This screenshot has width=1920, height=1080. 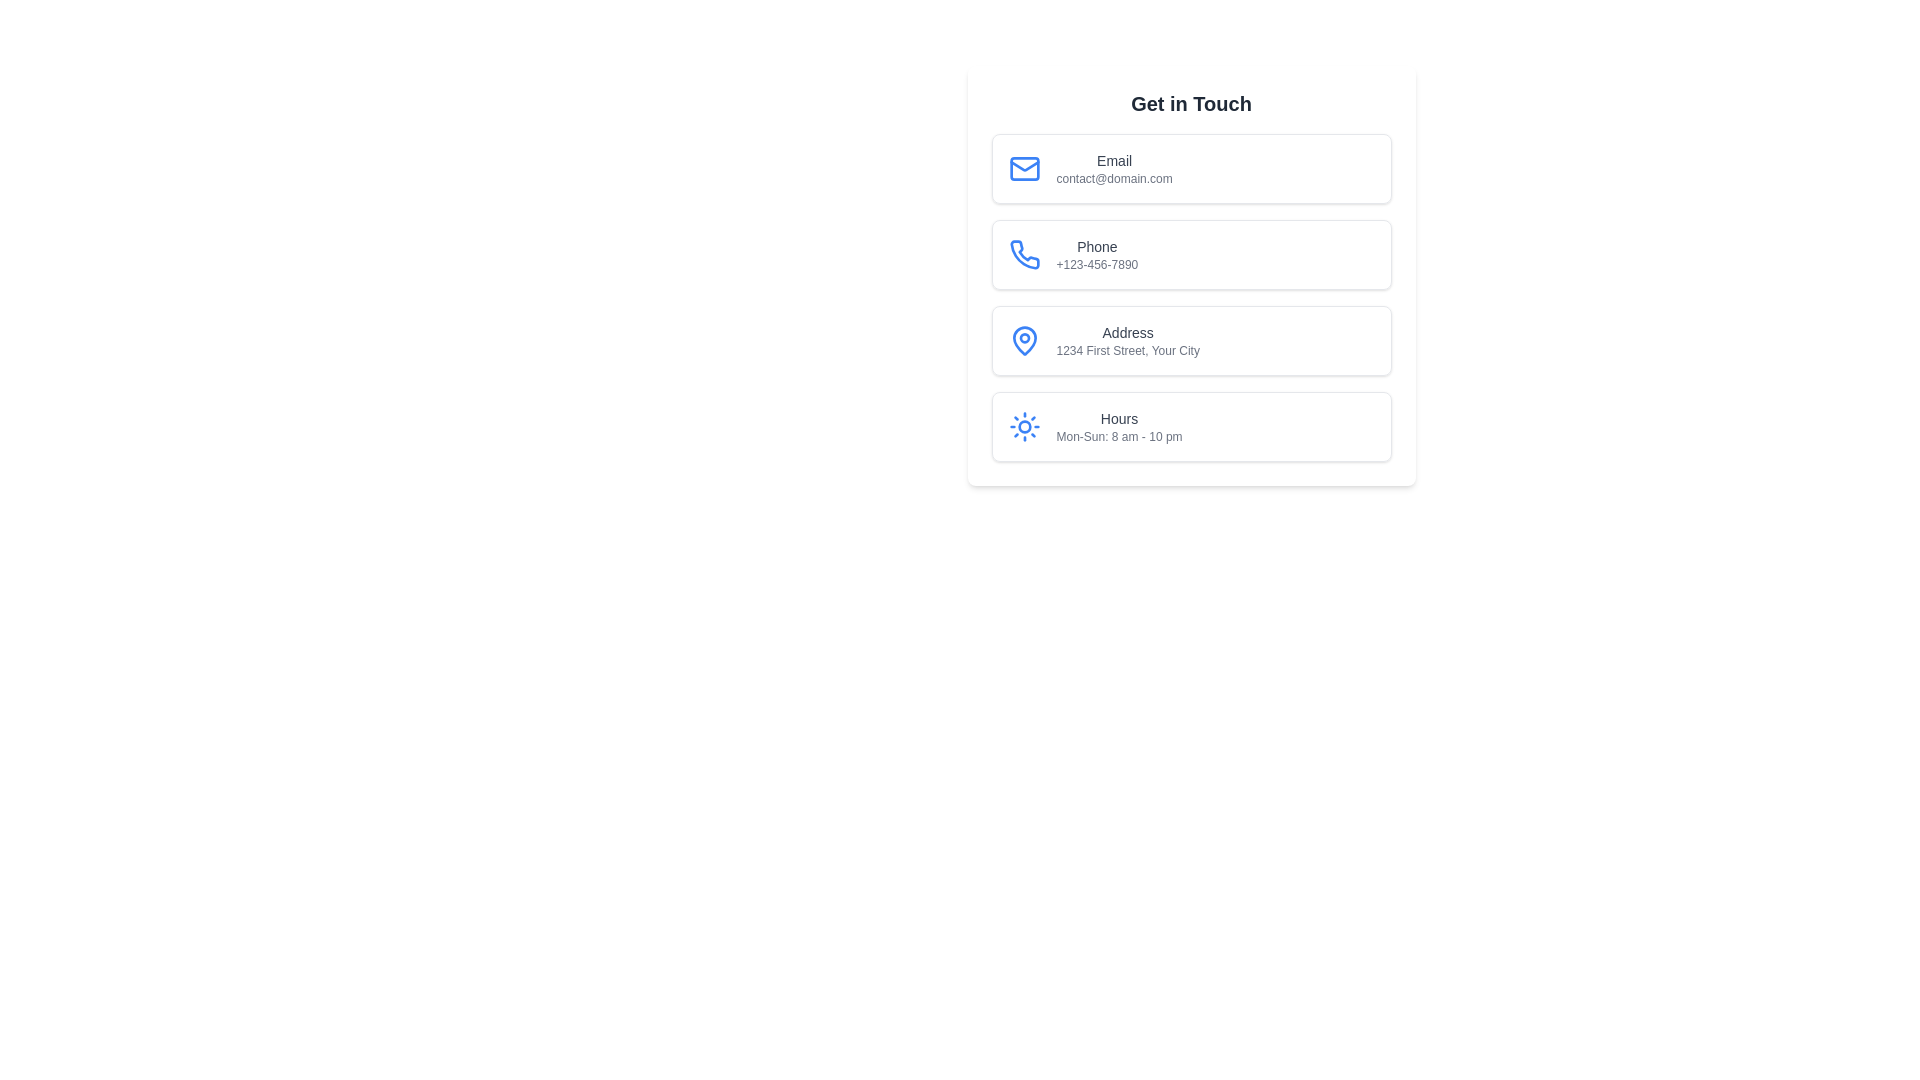 What do you see at coordinates (1023, 339) in the screenshot?
I see `the pin-shaped icon with a blue border located in the third row of the contact information section, to the left of the address description` at bounding box center [1023, 339].